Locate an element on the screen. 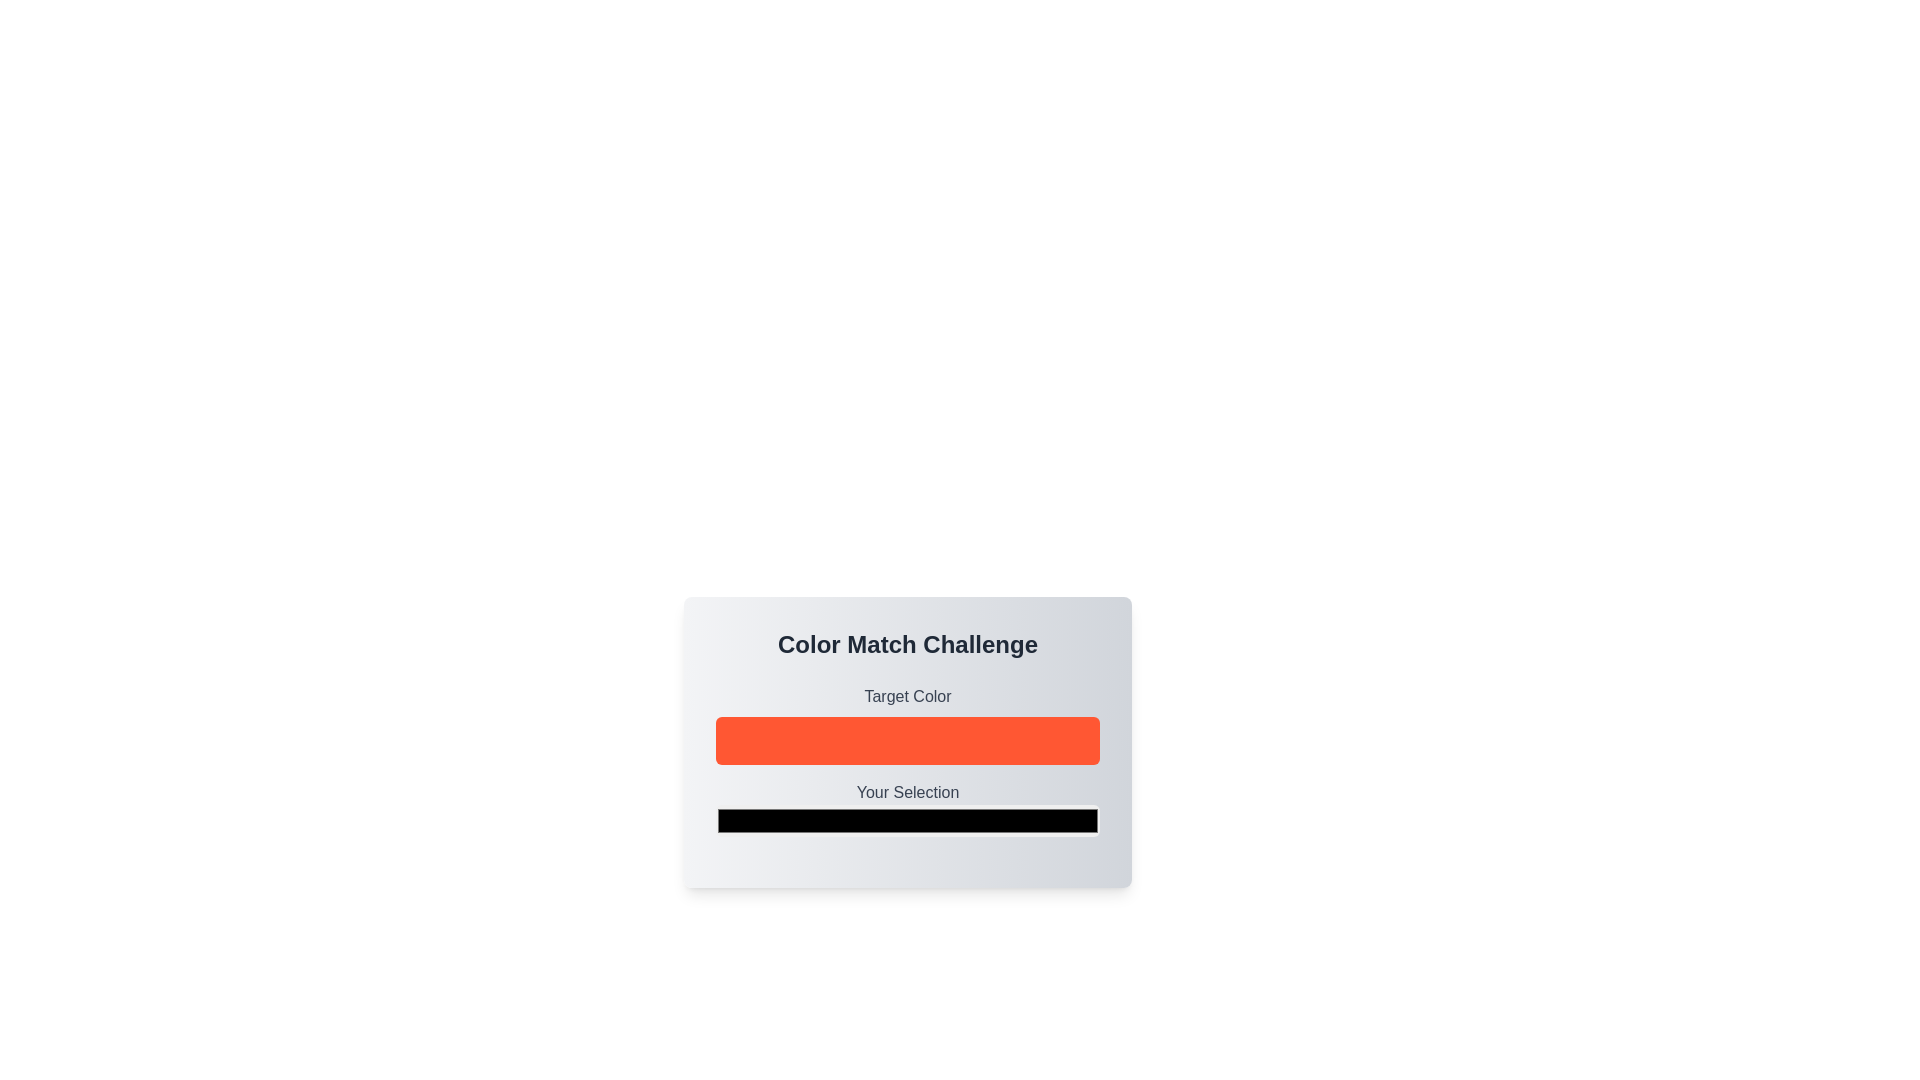 Image resolution: width=1920 pixels, height=1080 pixels. the Color Display Area, which has a vibrant orange background and is located under the 'Target Color' label is located at coordinates (906, 762).